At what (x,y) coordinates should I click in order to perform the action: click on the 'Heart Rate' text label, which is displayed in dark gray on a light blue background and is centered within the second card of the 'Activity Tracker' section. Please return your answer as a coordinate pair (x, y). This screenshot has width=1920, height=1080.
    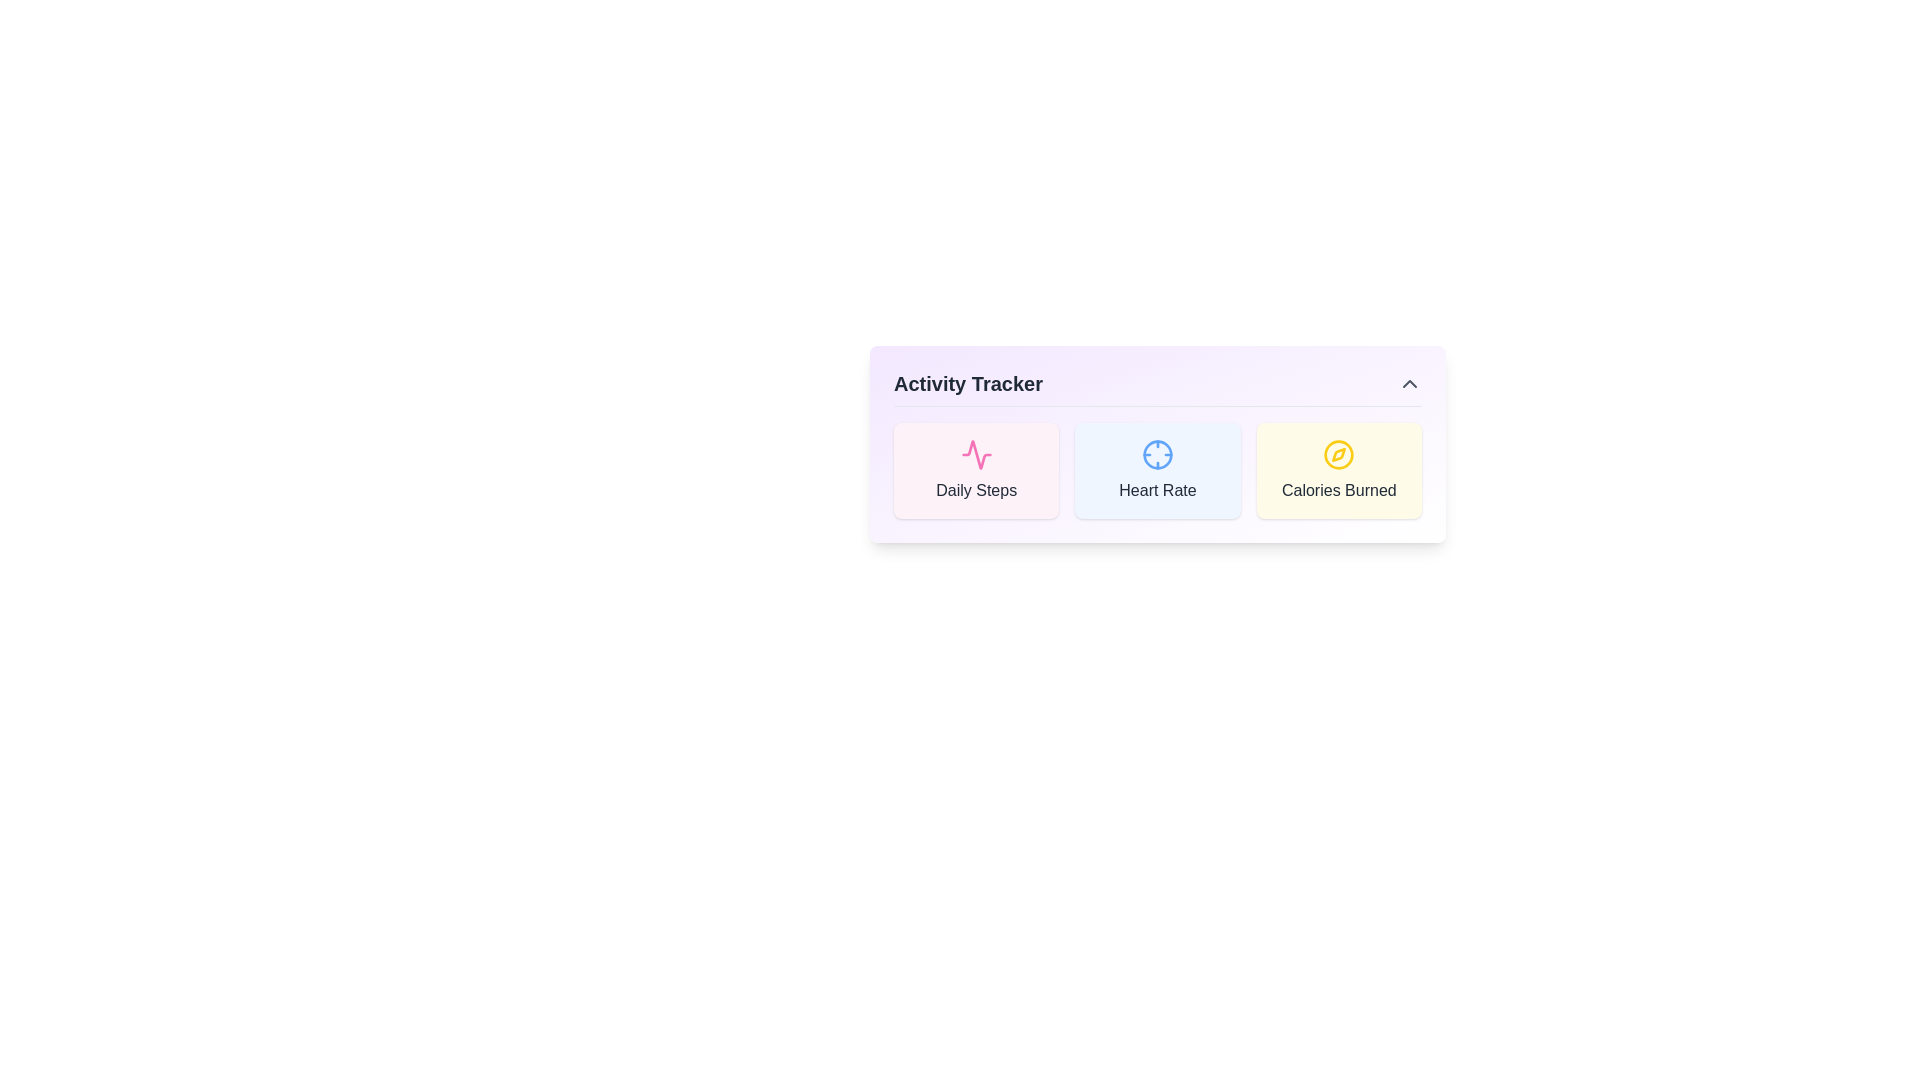
    Looking at the image, I should click on (1157, 490).